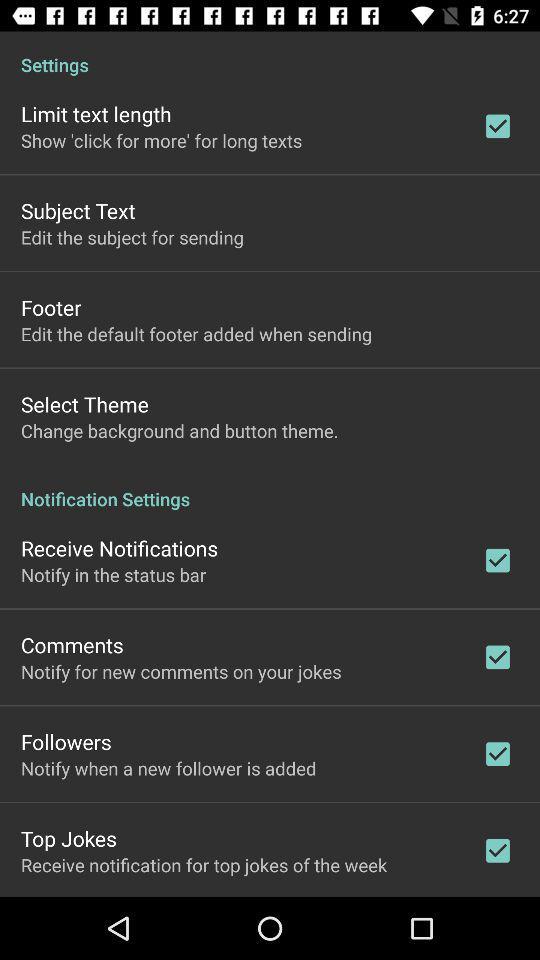 The width and height of the screenshot is (540, 960). What do you see at coordinates (77, 210) in the screenshot?
I see `the item above edit the subject` at bounding box center [77, 210].